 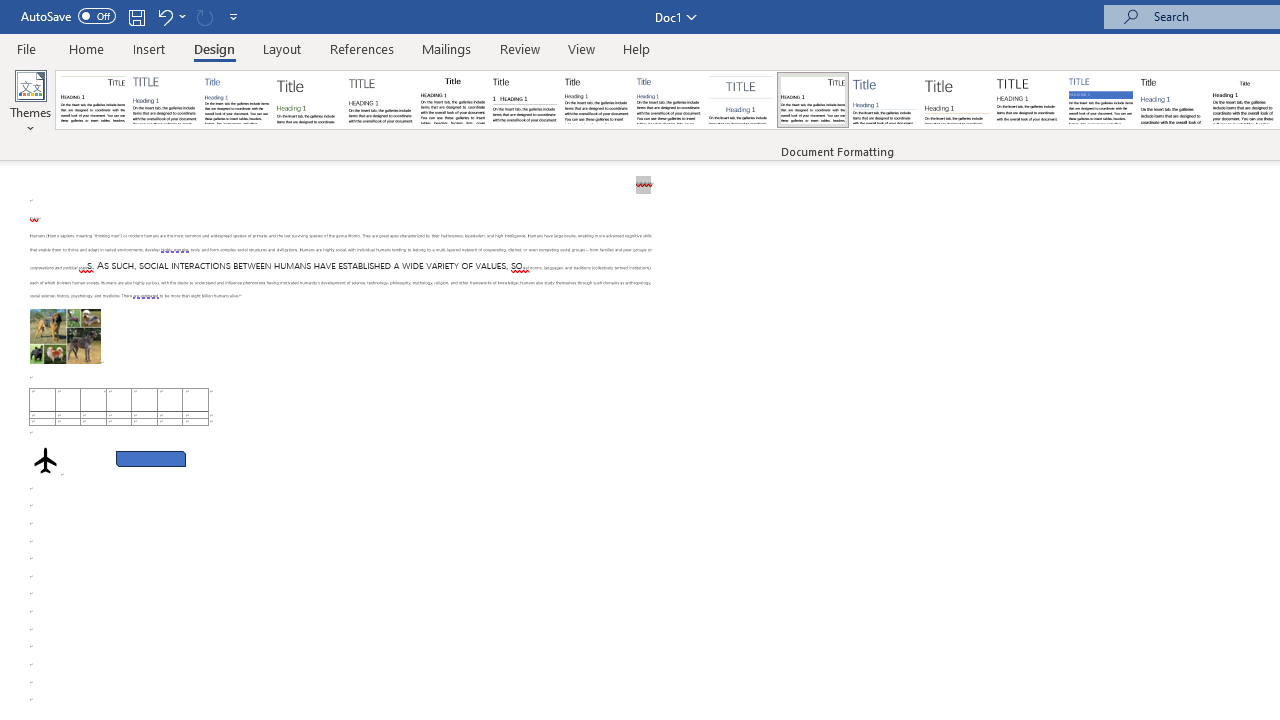 I want to click on 'Lines (Distinctive)', so click(x=812, y=100).